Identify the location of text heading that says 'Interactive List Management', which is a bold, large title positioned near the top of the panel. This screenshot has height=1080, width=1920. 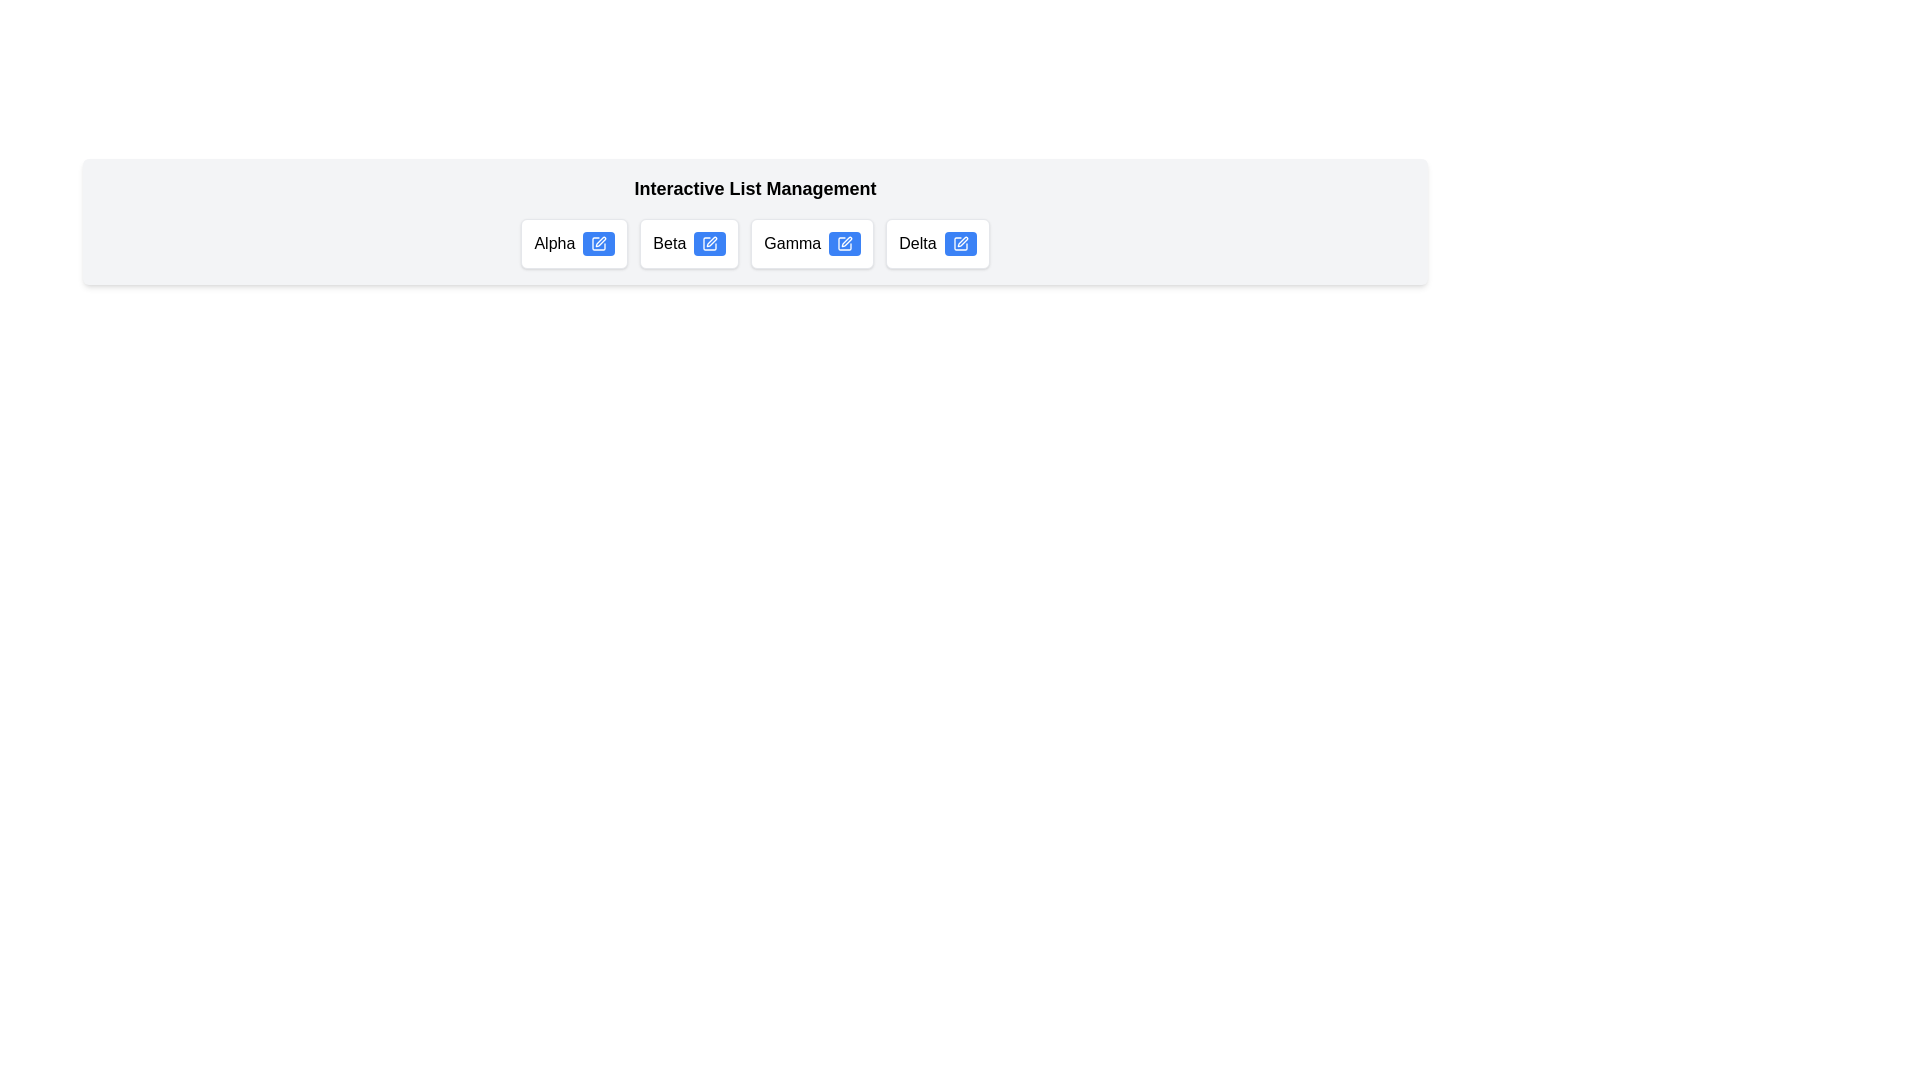
(754, 189).